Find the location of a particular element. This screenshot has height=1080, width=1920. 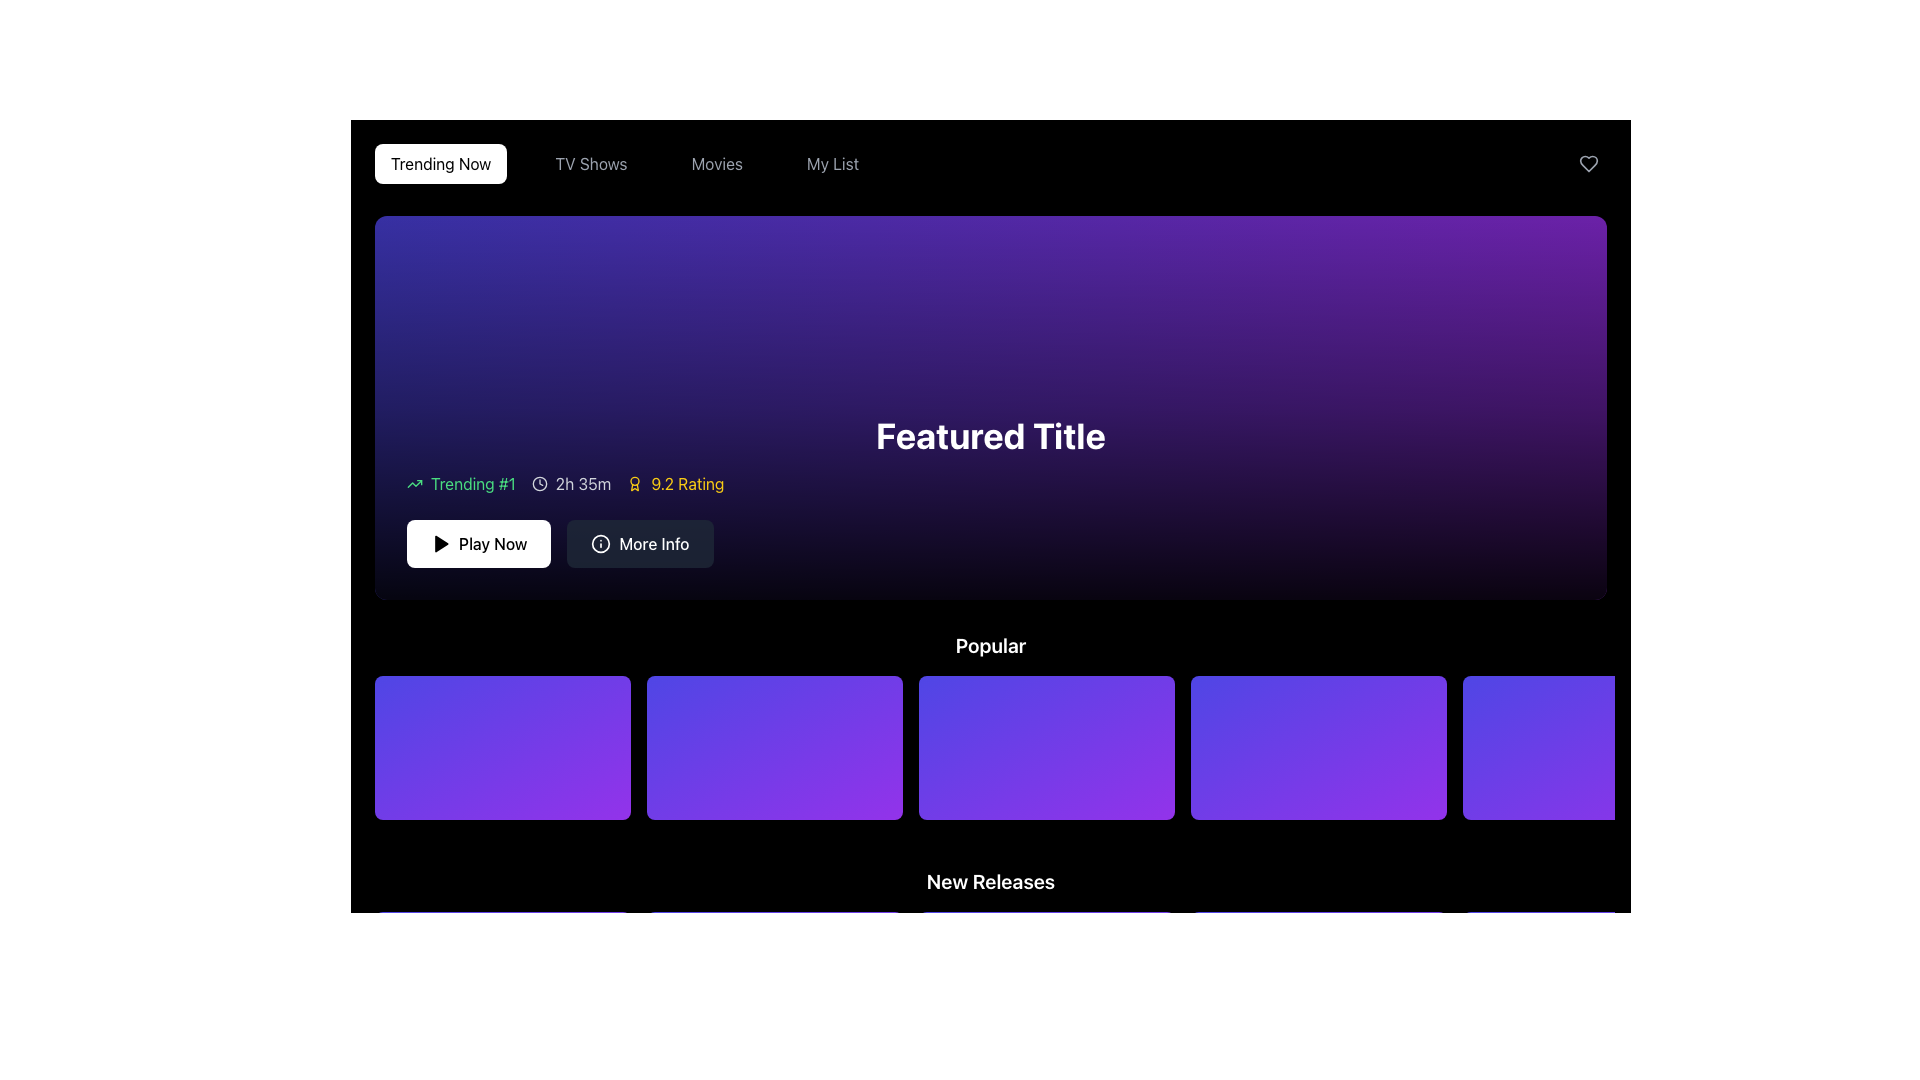

the button located in the navigation bar that allows users is located at coordinates (623, 163).